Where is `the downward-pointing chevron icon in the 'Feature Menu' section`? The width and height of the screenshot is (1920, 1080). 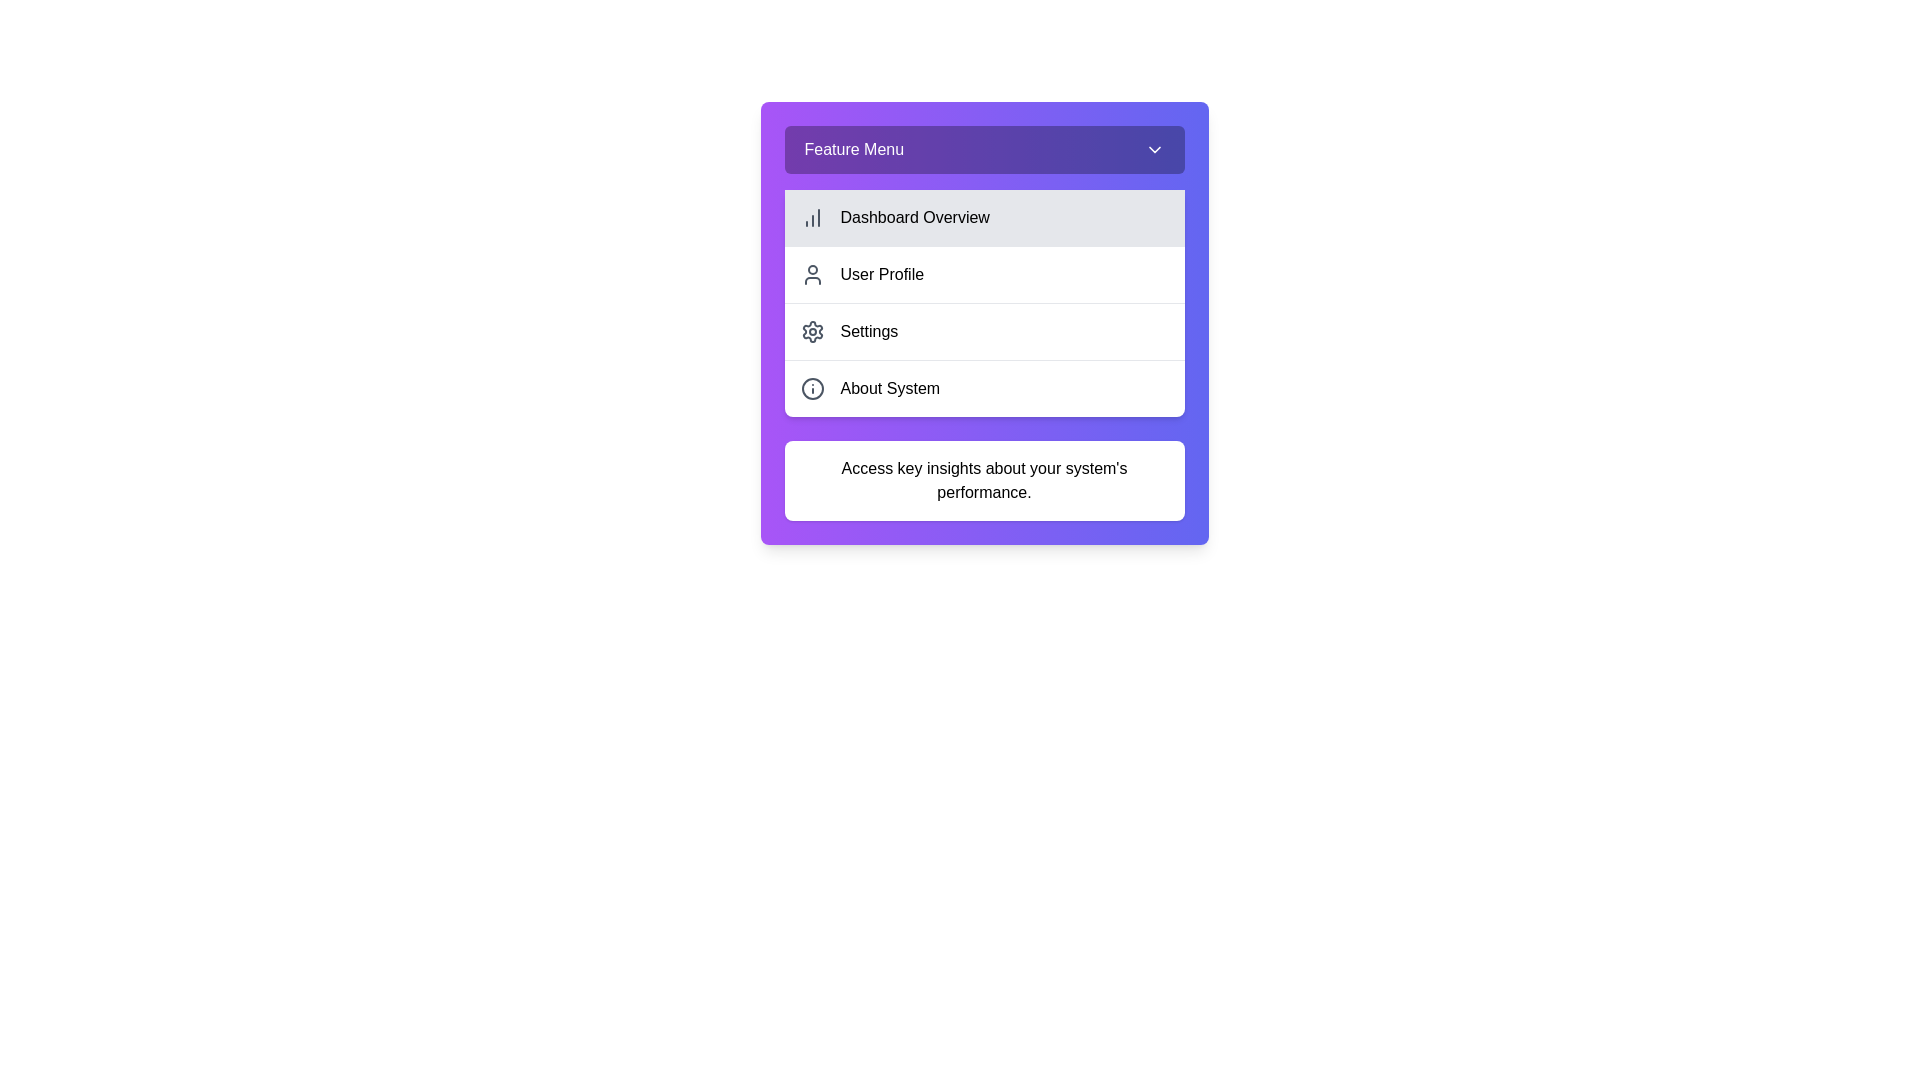 the downward-pointing chevron icon in the 'Feature Menu' section is located at coordinates (1154, 149).